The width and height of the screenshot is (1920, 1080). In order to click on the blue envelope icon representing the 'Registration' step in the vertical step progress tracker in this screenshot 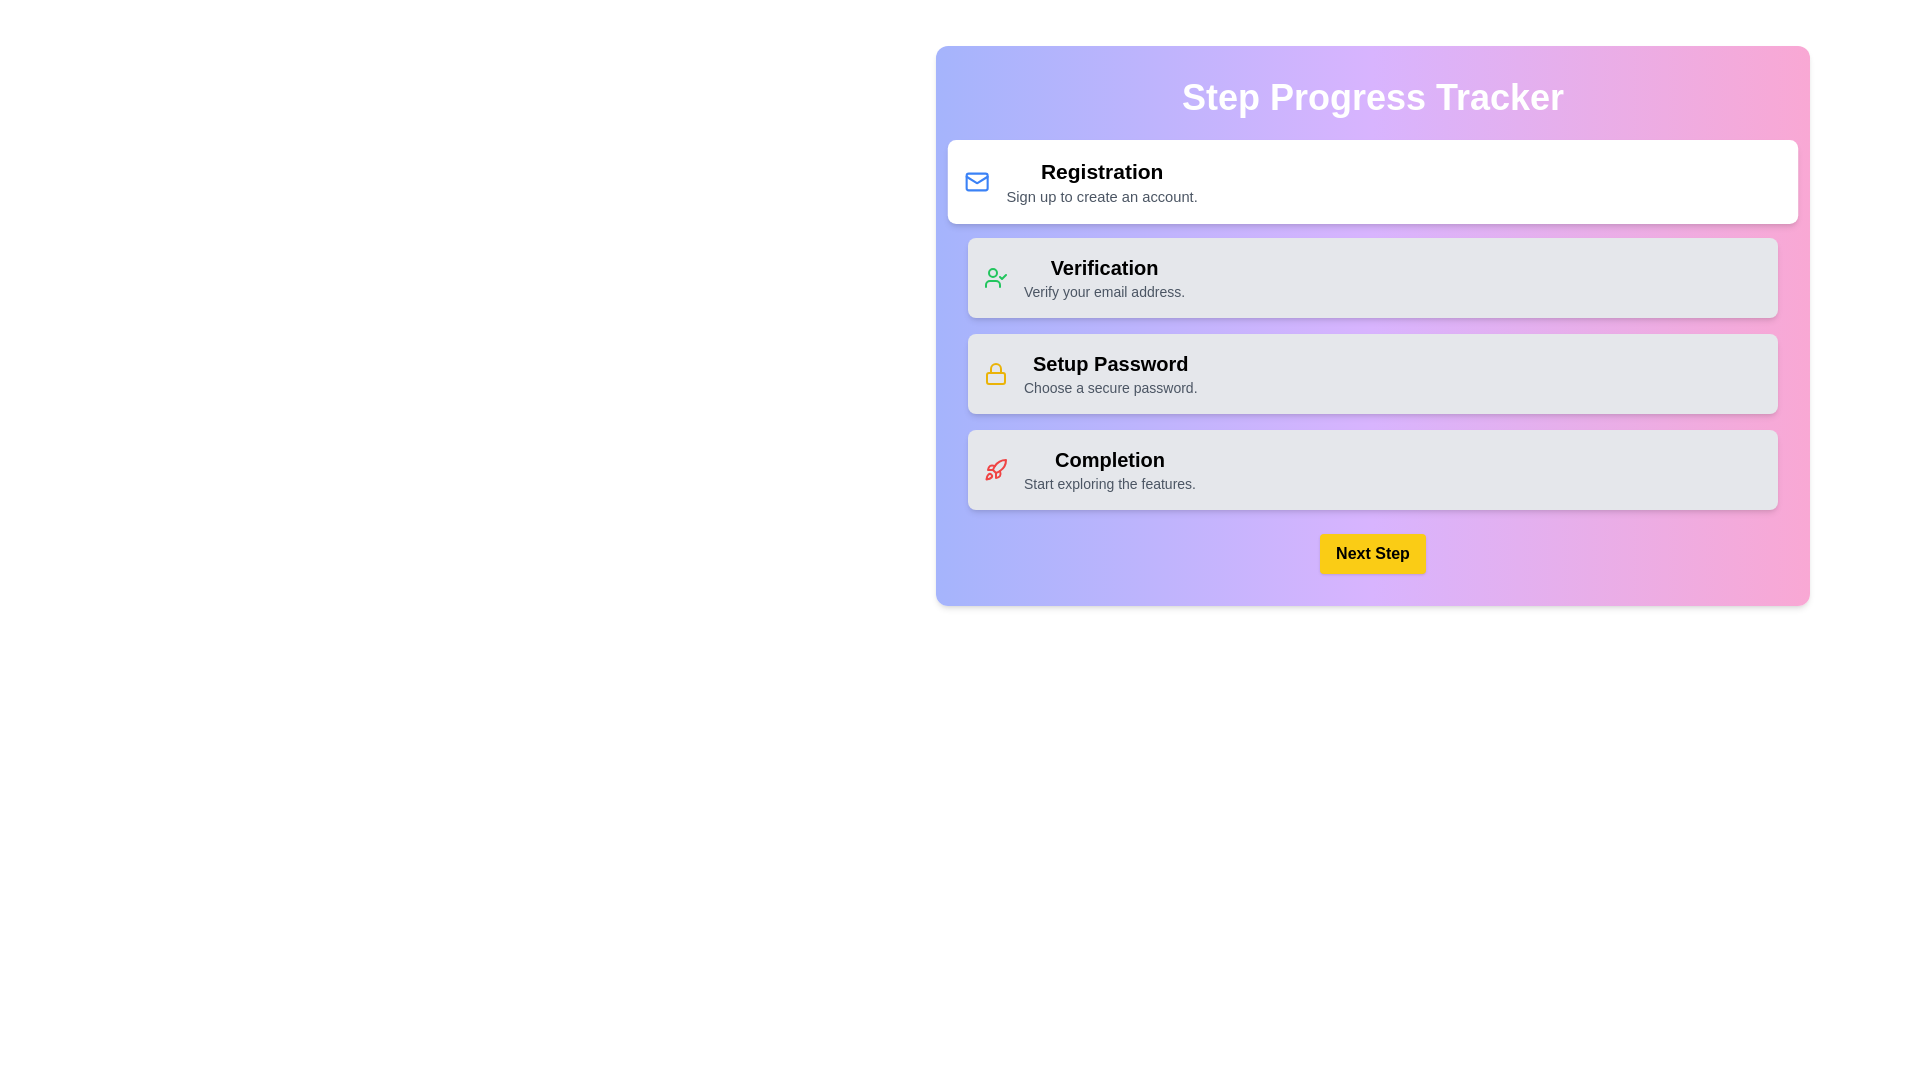, I will do `click(977, 181)`.